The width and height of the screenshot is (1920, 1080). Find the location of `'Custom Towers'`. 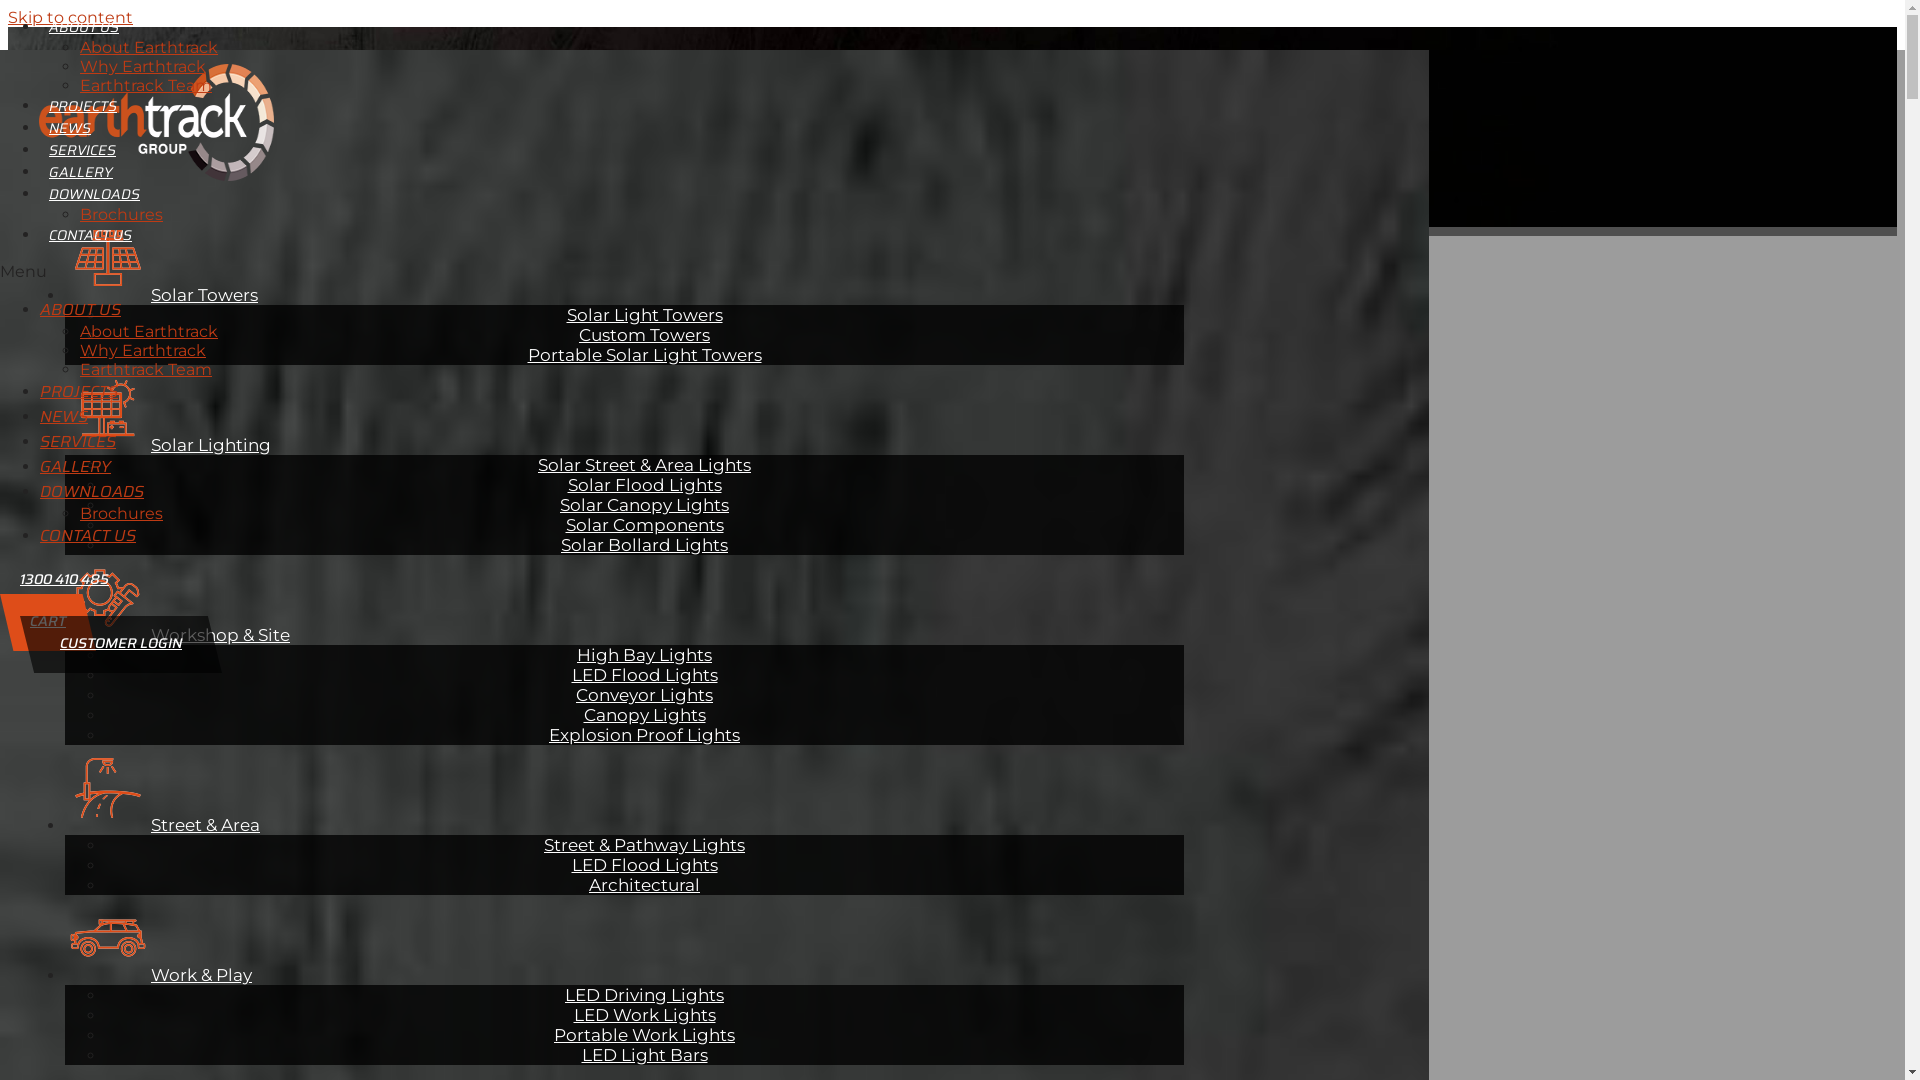

'Custom Towers' is located at coordinates (644, 333).